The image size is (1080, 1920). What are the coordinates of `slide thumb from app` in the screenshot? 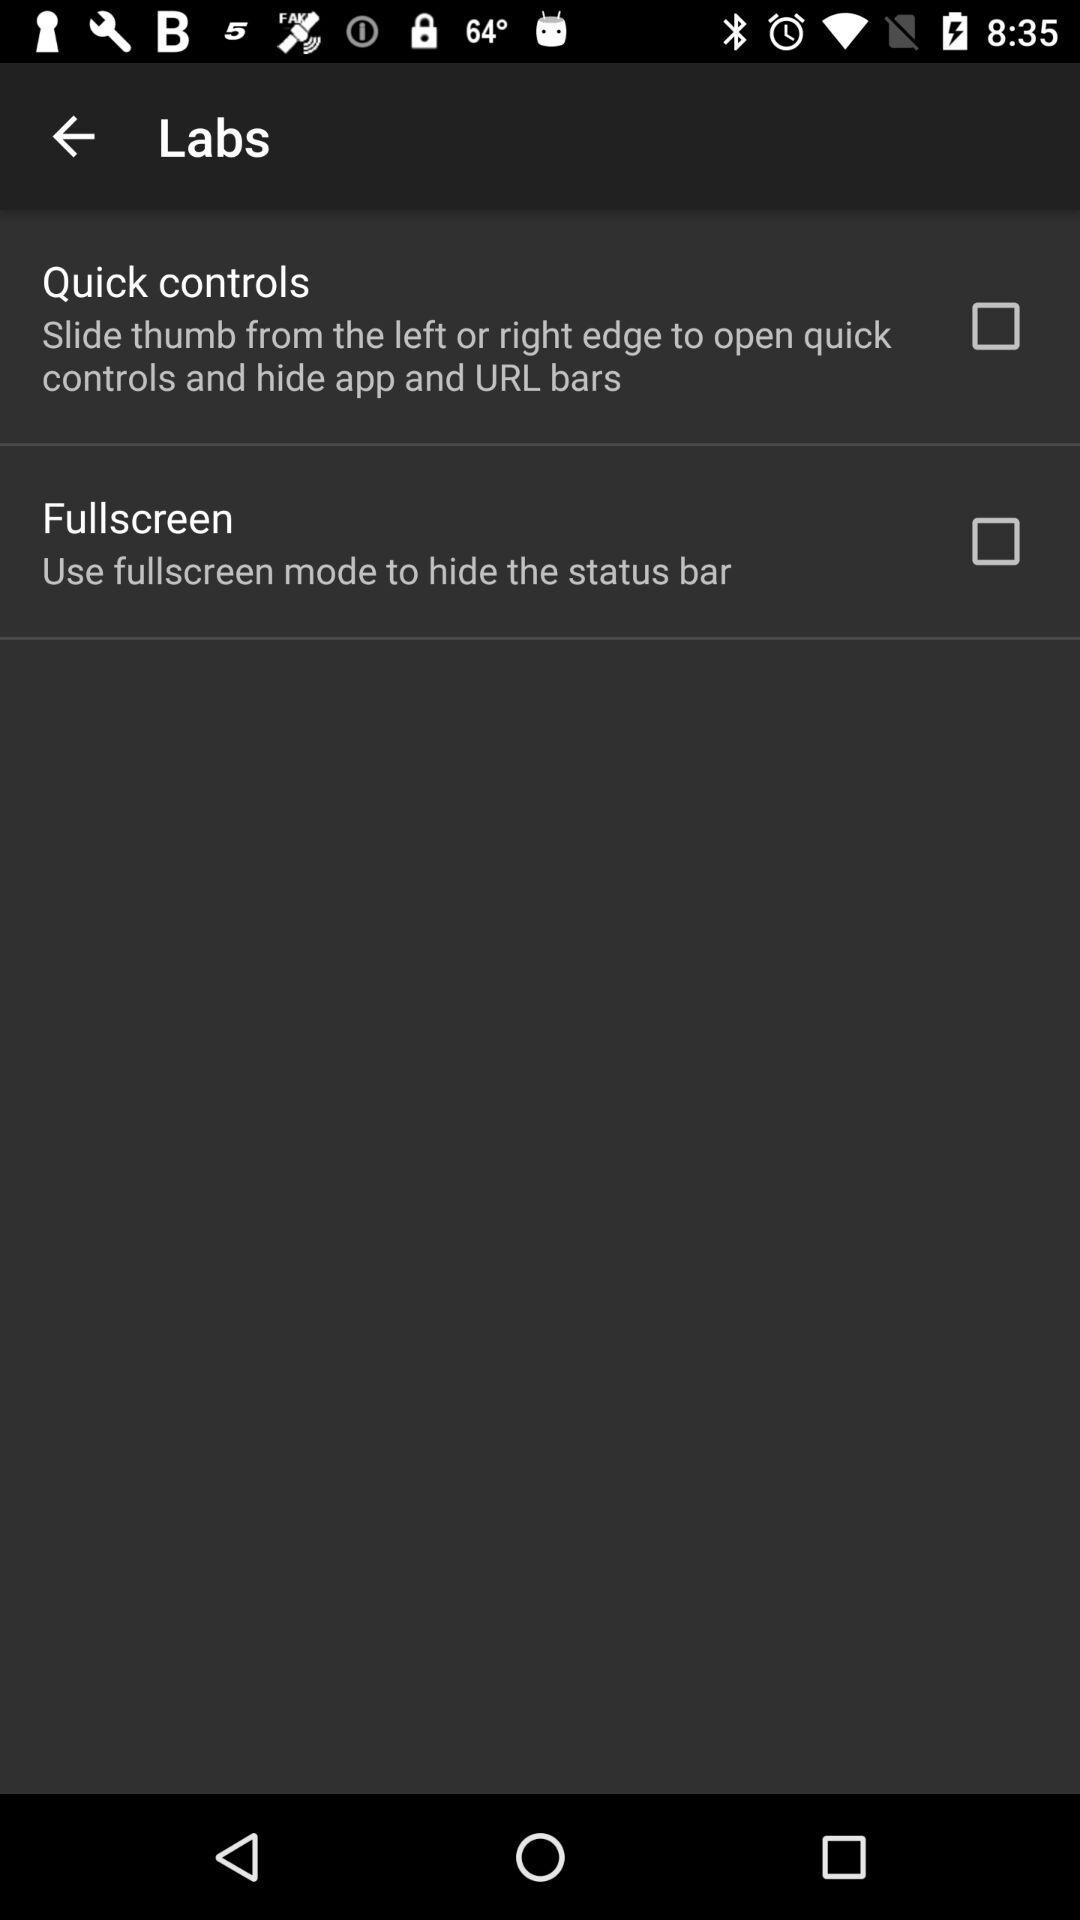 It's located at (477, 355).